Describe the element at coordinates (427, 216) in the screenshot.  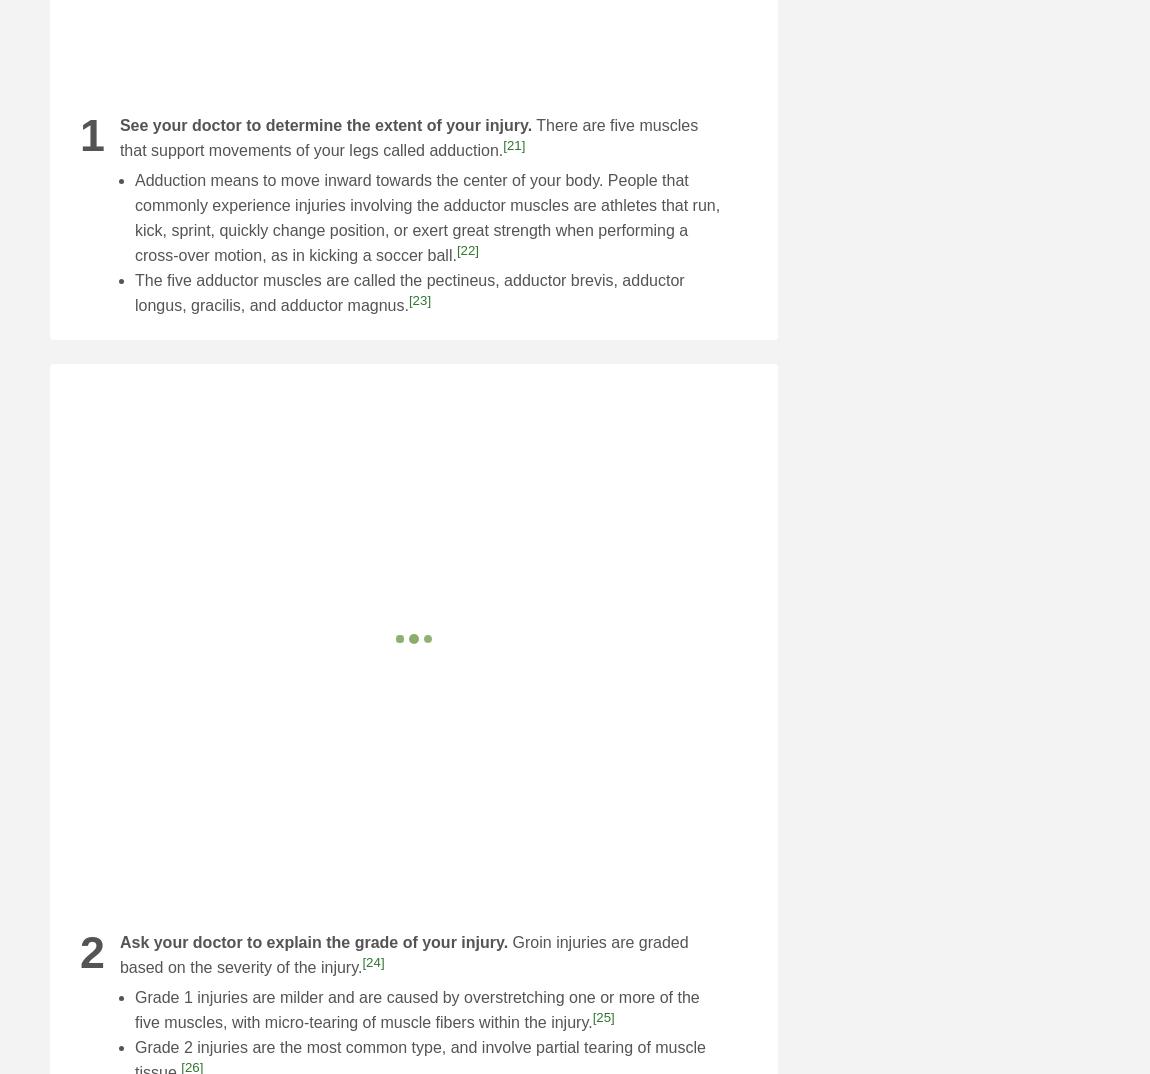
I see `'Adduction means to move inward towards the center of your body. People that commonly experience injuries involving the adductor muscles are athletes that run, kick, sprint, quickly change position, or exert great strength when performing a cross-over motion, as in kicking a soccer ball.'` at that location.